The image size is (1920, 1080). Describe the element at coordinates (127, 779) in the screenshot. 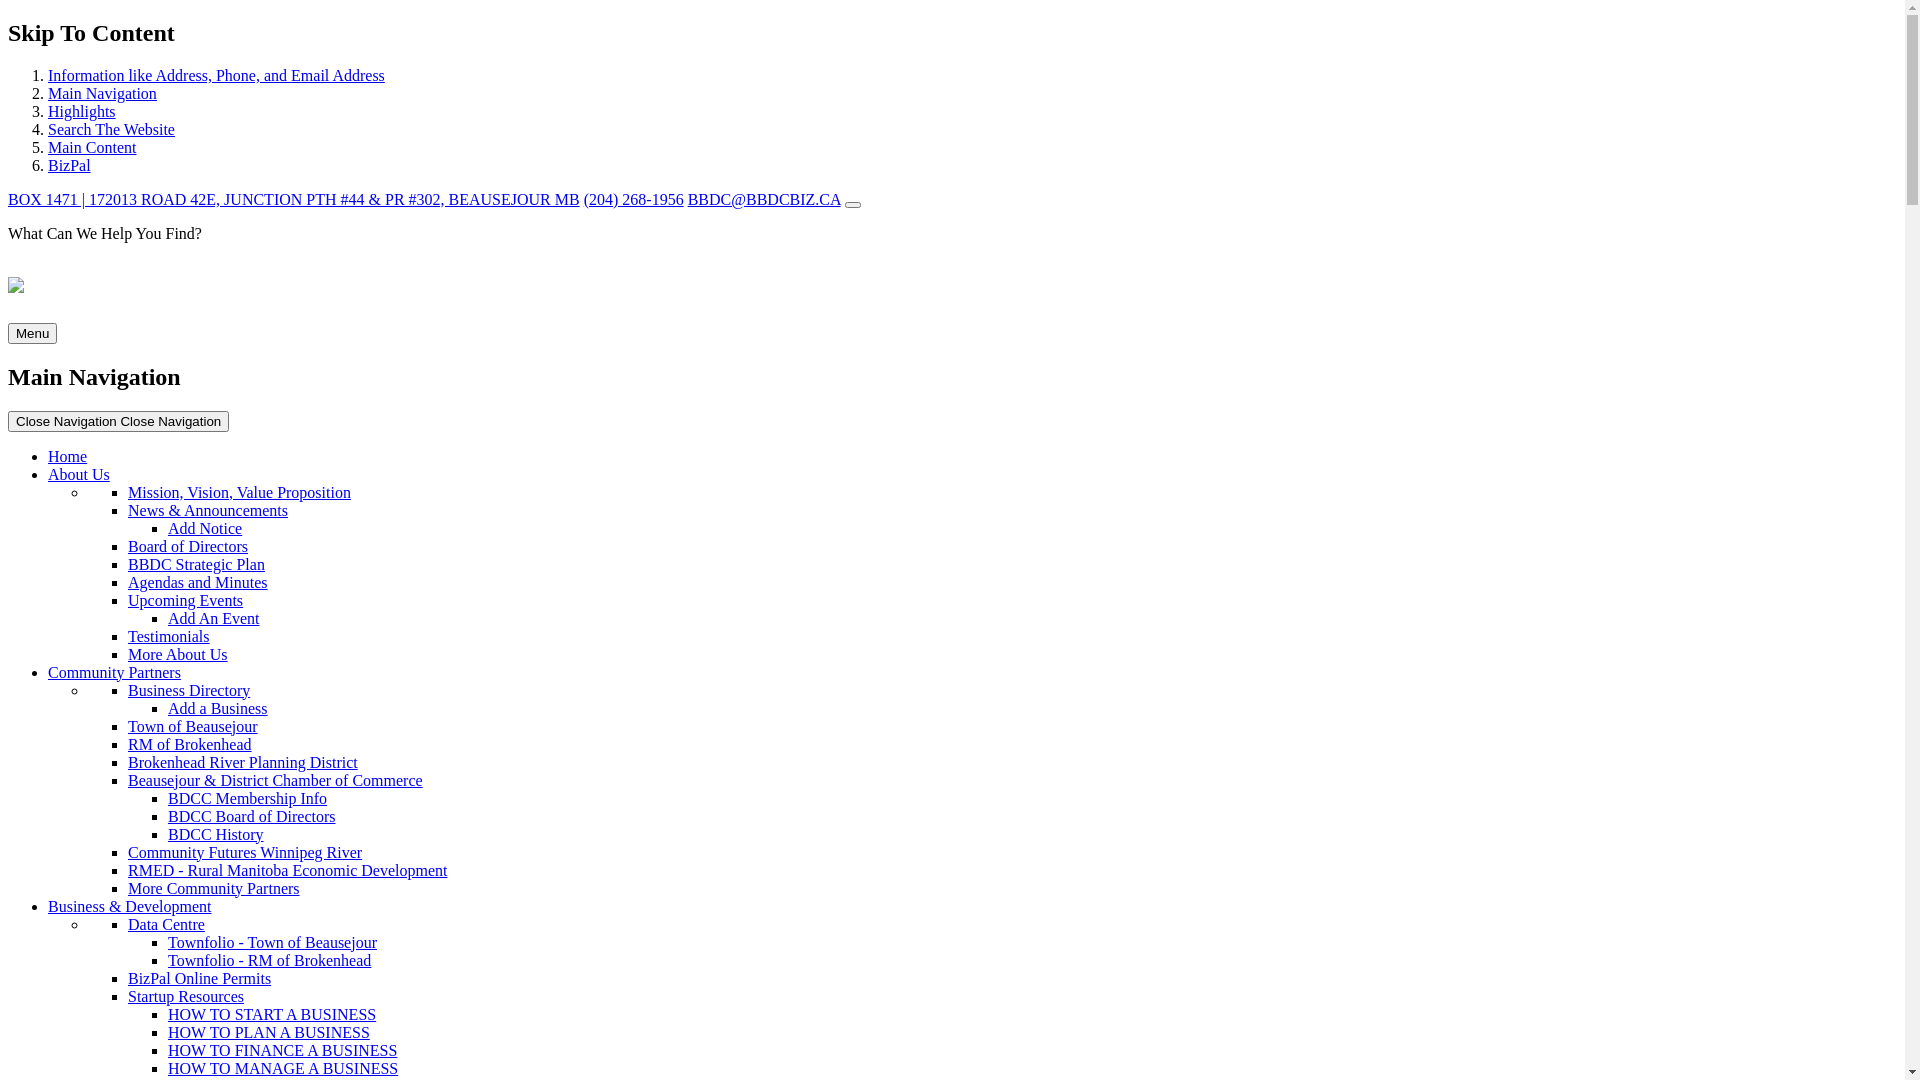

I see `'Beausejour & District Chamber of Commerce'` at that location.